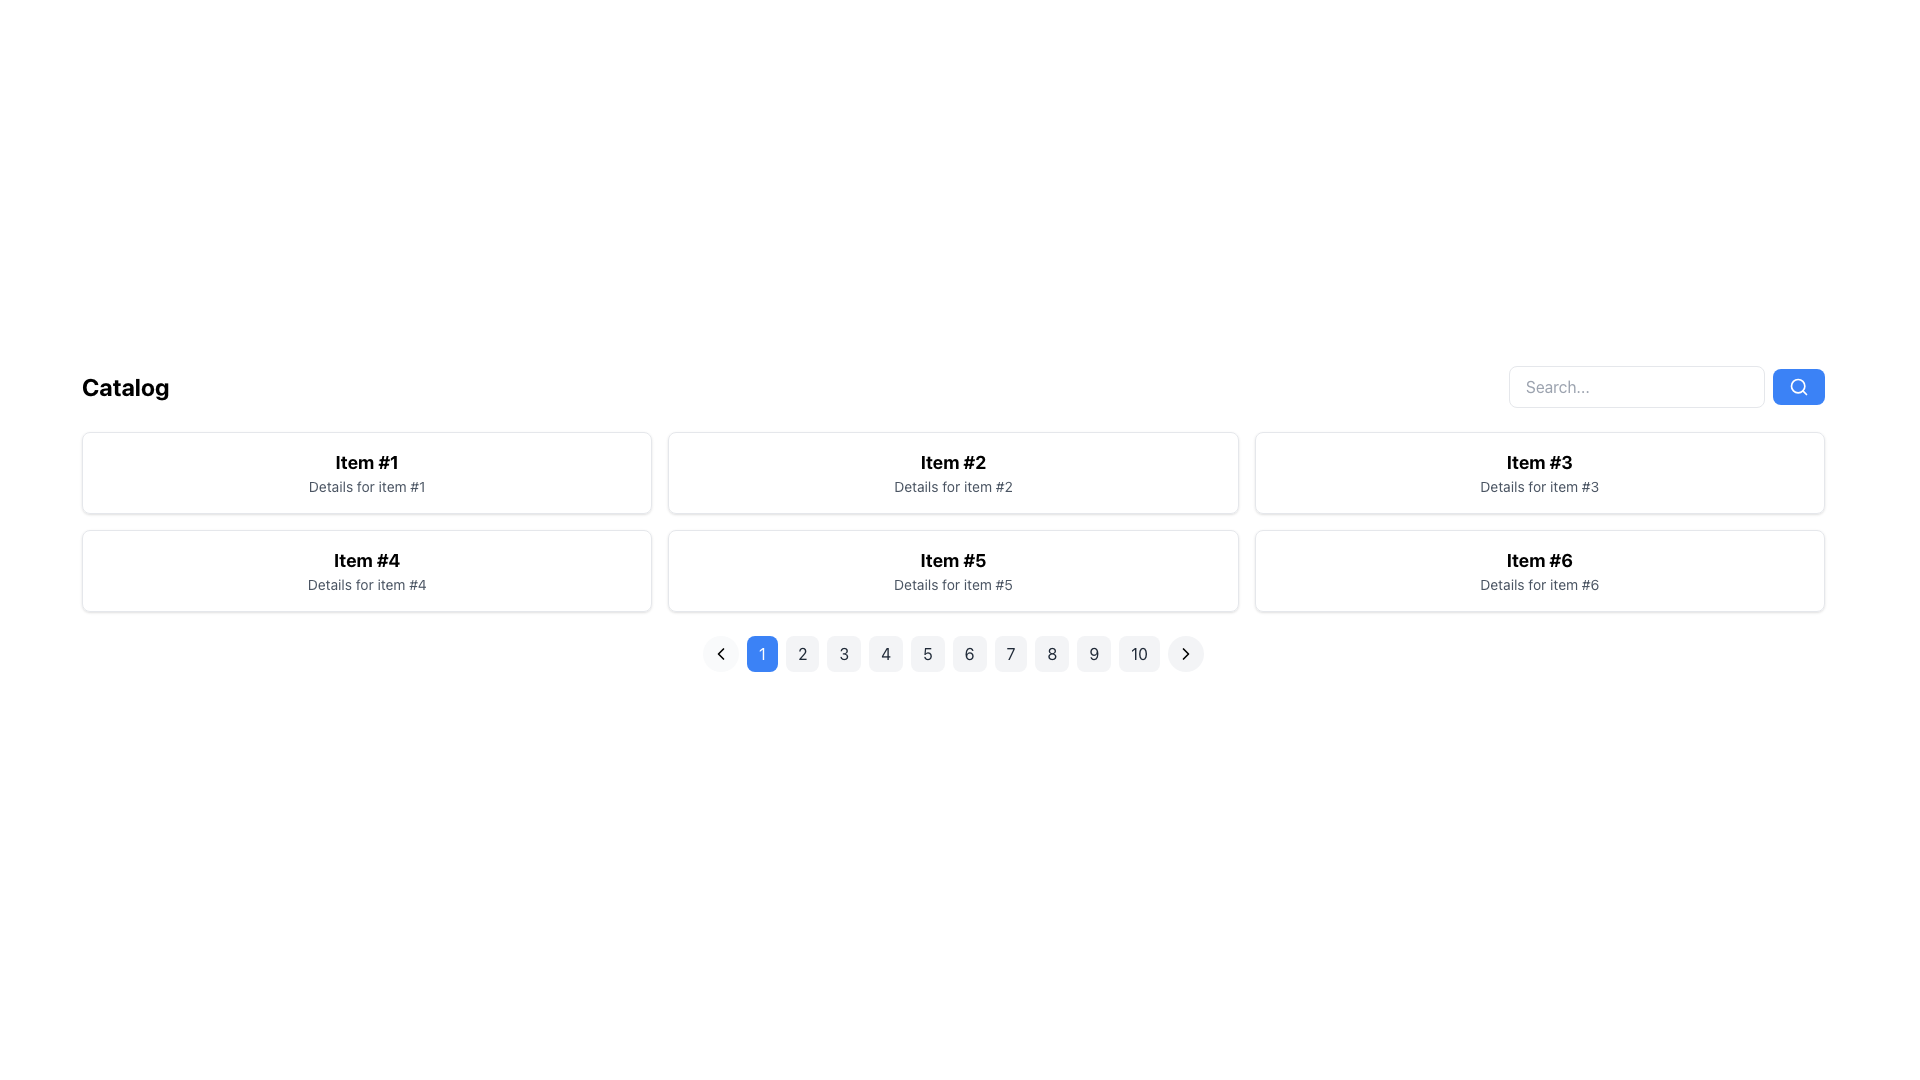 This screenshot has width=1920, height=1080. What do you see at coordinates (367, 473) in the screenshot?
I see `the item display card located in the top-left corner of the grid layout for further actions` at bounding box center [367, 473].